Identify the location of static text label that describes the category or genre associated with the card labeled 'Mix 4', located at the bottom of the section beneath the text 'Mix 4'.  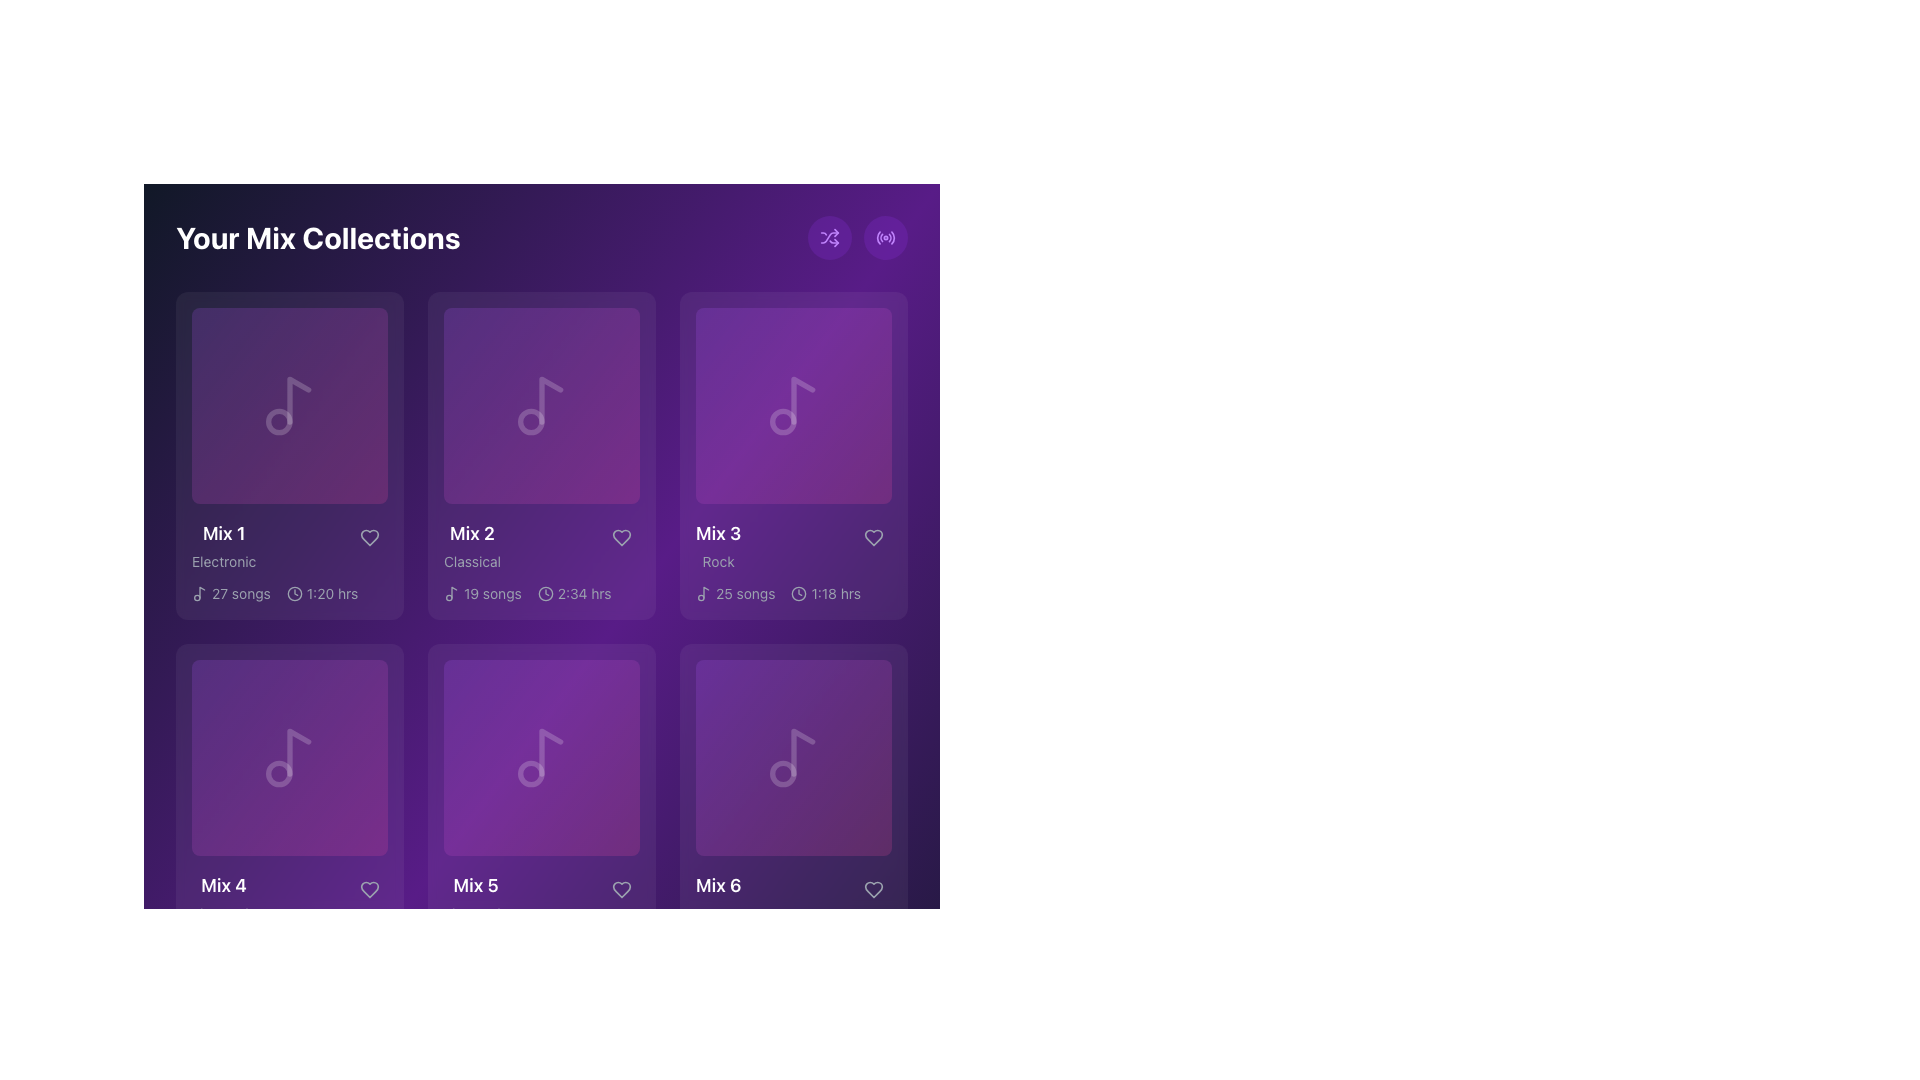
(224, 914).